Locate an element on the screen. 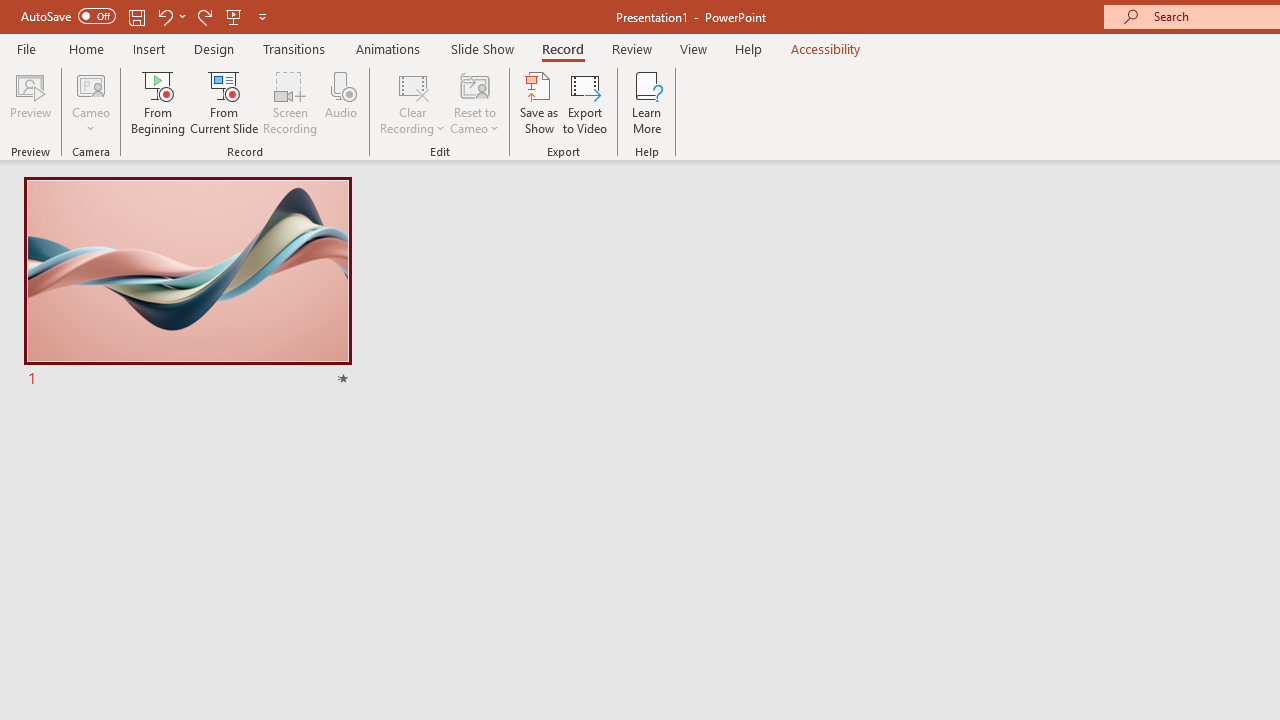  'Export to Video' is located at coordinates (584, 103).